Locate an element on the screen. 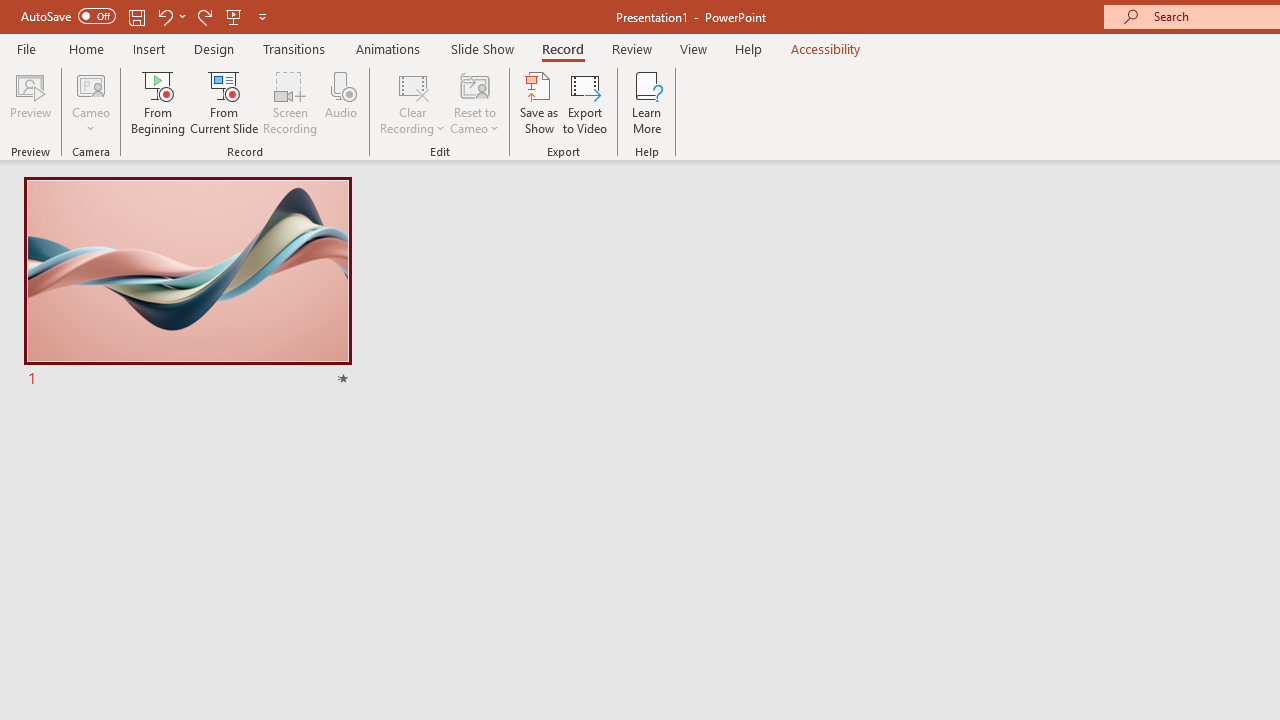  'Export to Video' is located at coordinates (584, 103).